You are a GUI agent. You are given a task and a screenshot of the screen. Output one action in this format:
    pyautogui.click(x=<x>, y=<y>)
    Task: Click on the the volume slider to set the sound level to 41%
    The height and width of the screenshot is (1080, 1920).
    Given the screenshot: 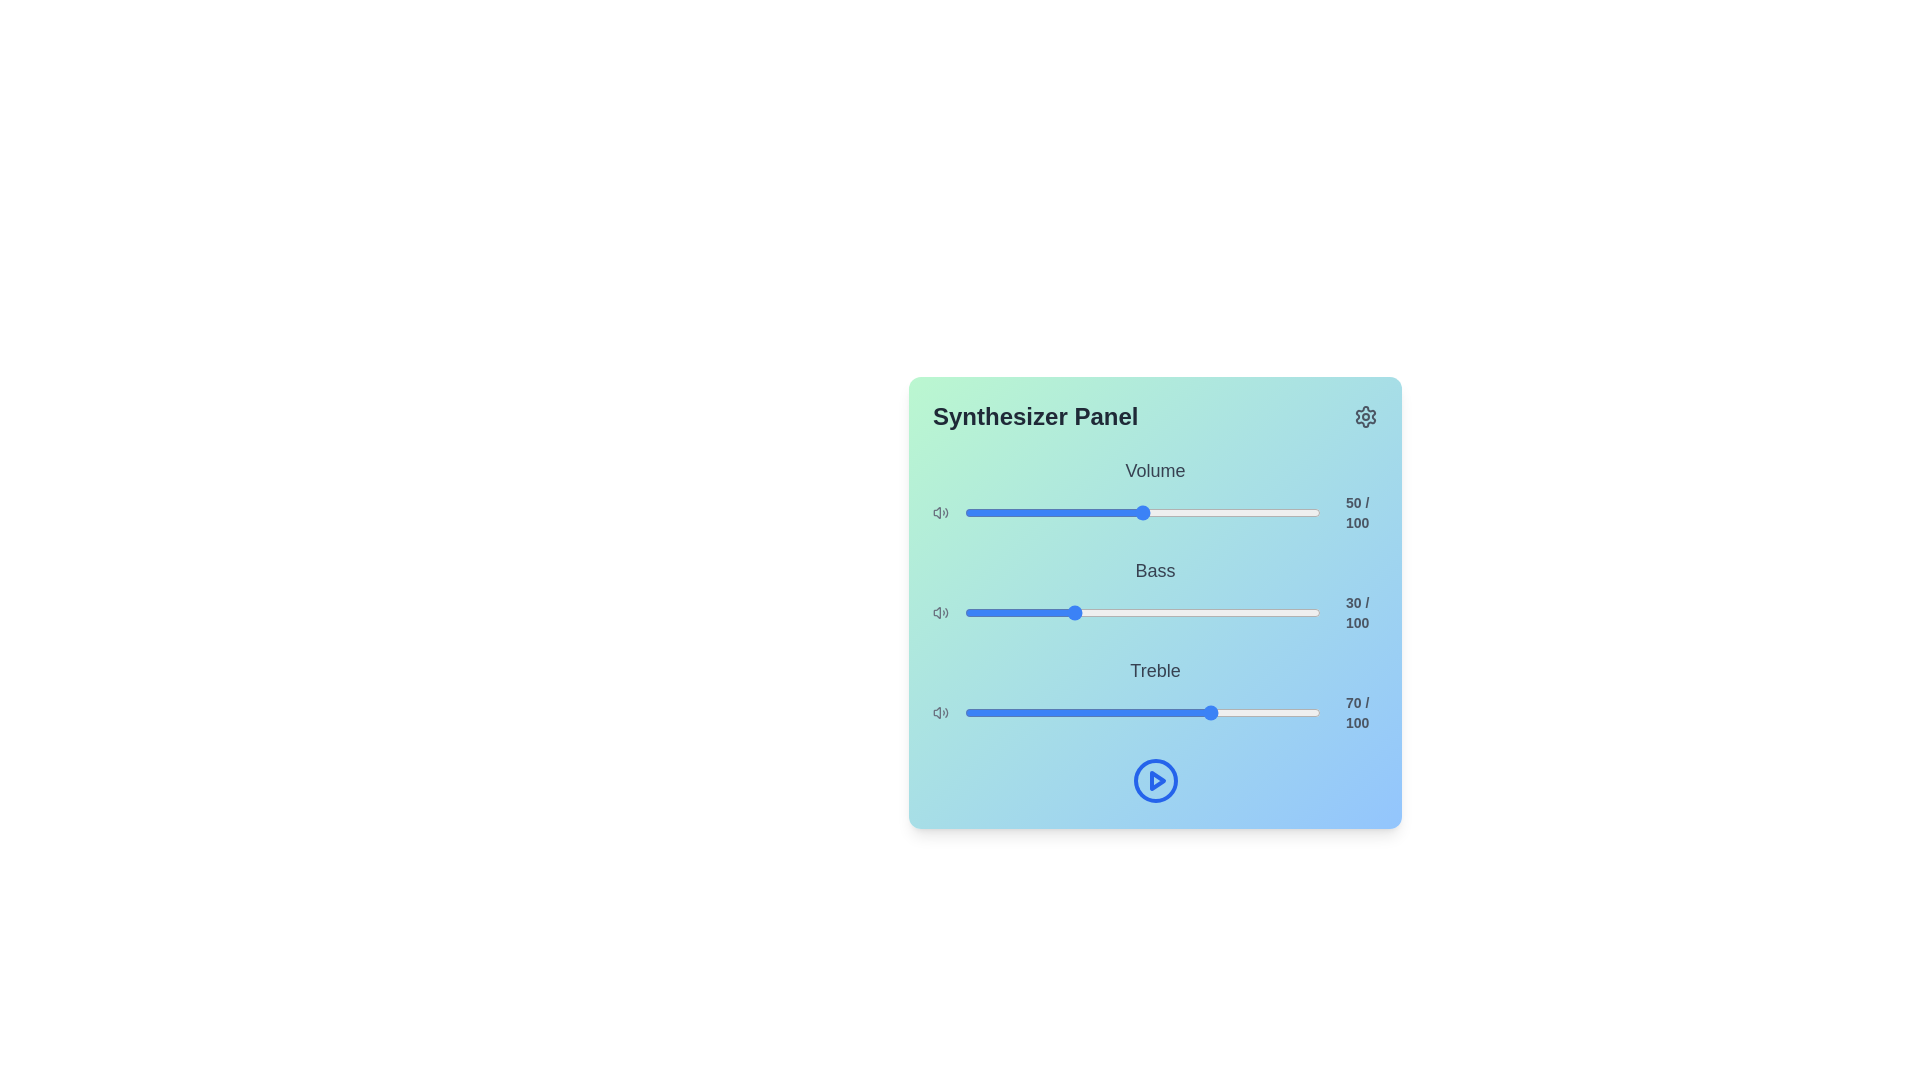 What is the action you would take?
    pyautogui.click(x=1109, y=512)
    